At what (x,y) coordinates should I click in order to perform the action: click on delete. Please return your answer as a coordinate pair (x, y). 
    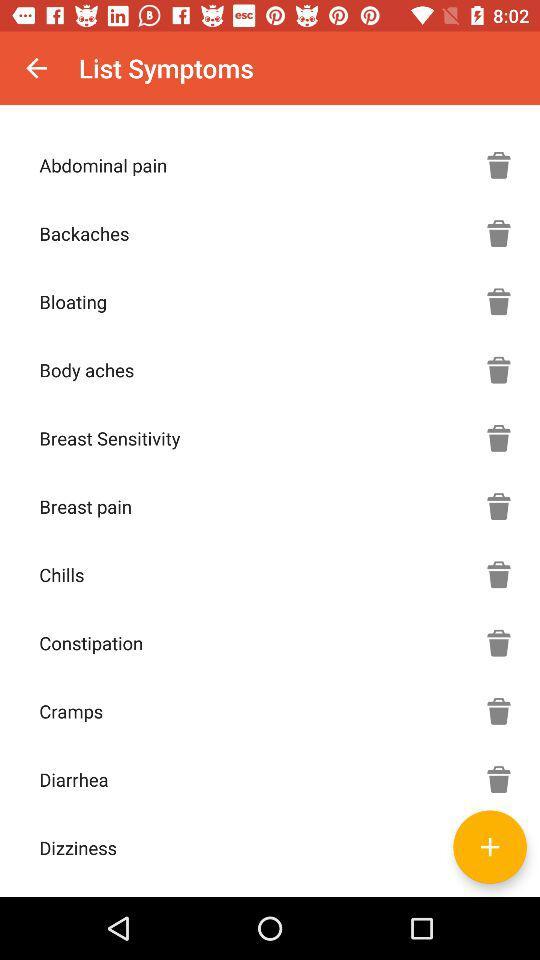
    Looking at the image, I should click on (498, 164).